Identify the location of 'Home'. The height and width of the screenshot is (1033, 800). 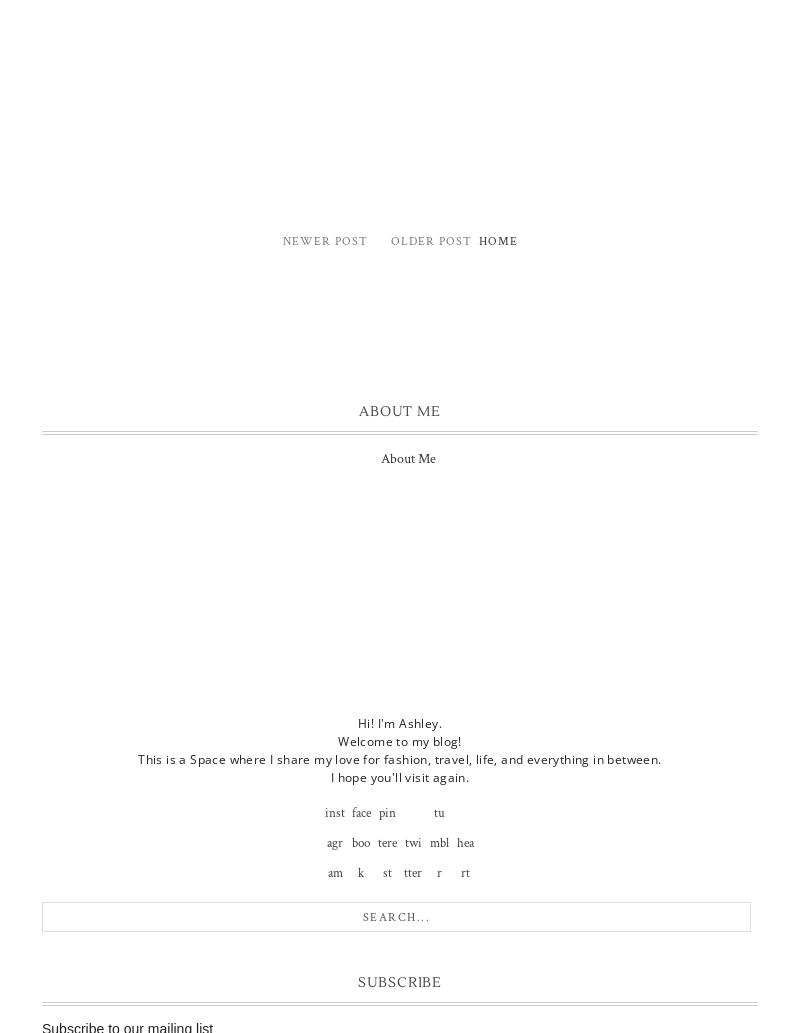
(478, 239).